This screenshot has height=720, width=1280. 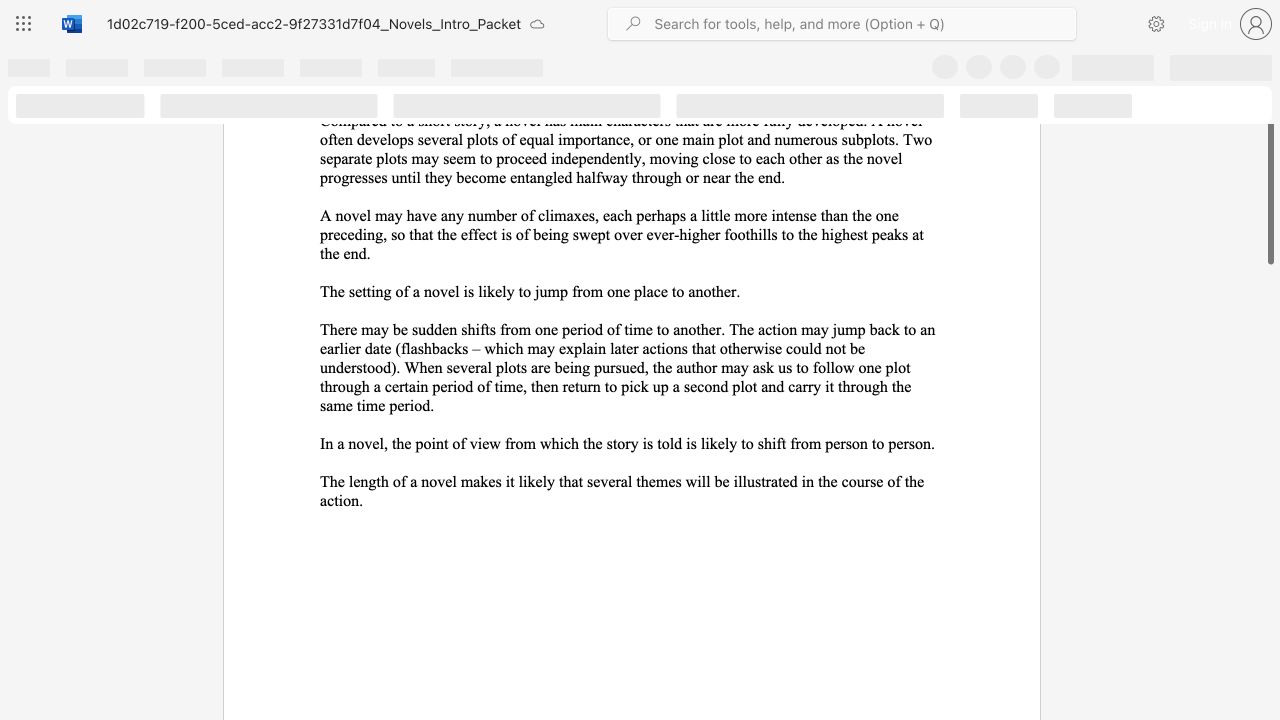 I want to click on the scrollbar and move down 580 pixels, so click(x=1269, y=166).